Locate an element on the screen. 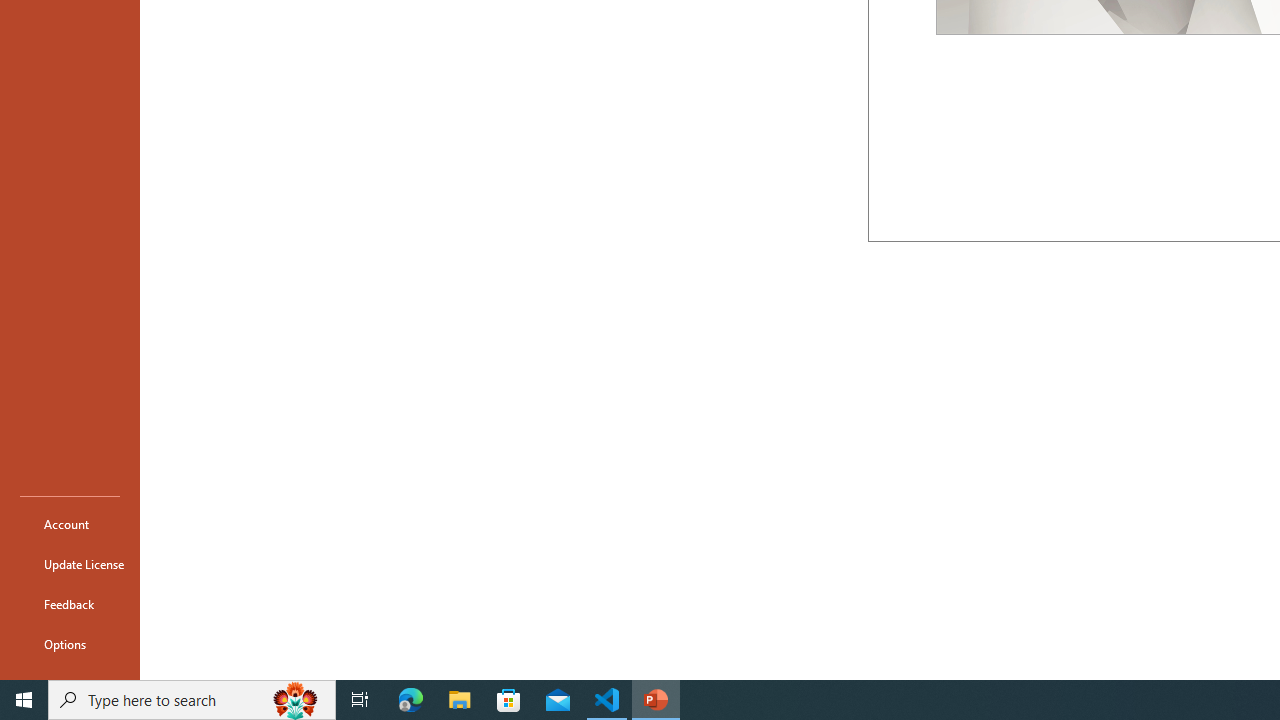  'Options' is located at coordinates (69, 644).